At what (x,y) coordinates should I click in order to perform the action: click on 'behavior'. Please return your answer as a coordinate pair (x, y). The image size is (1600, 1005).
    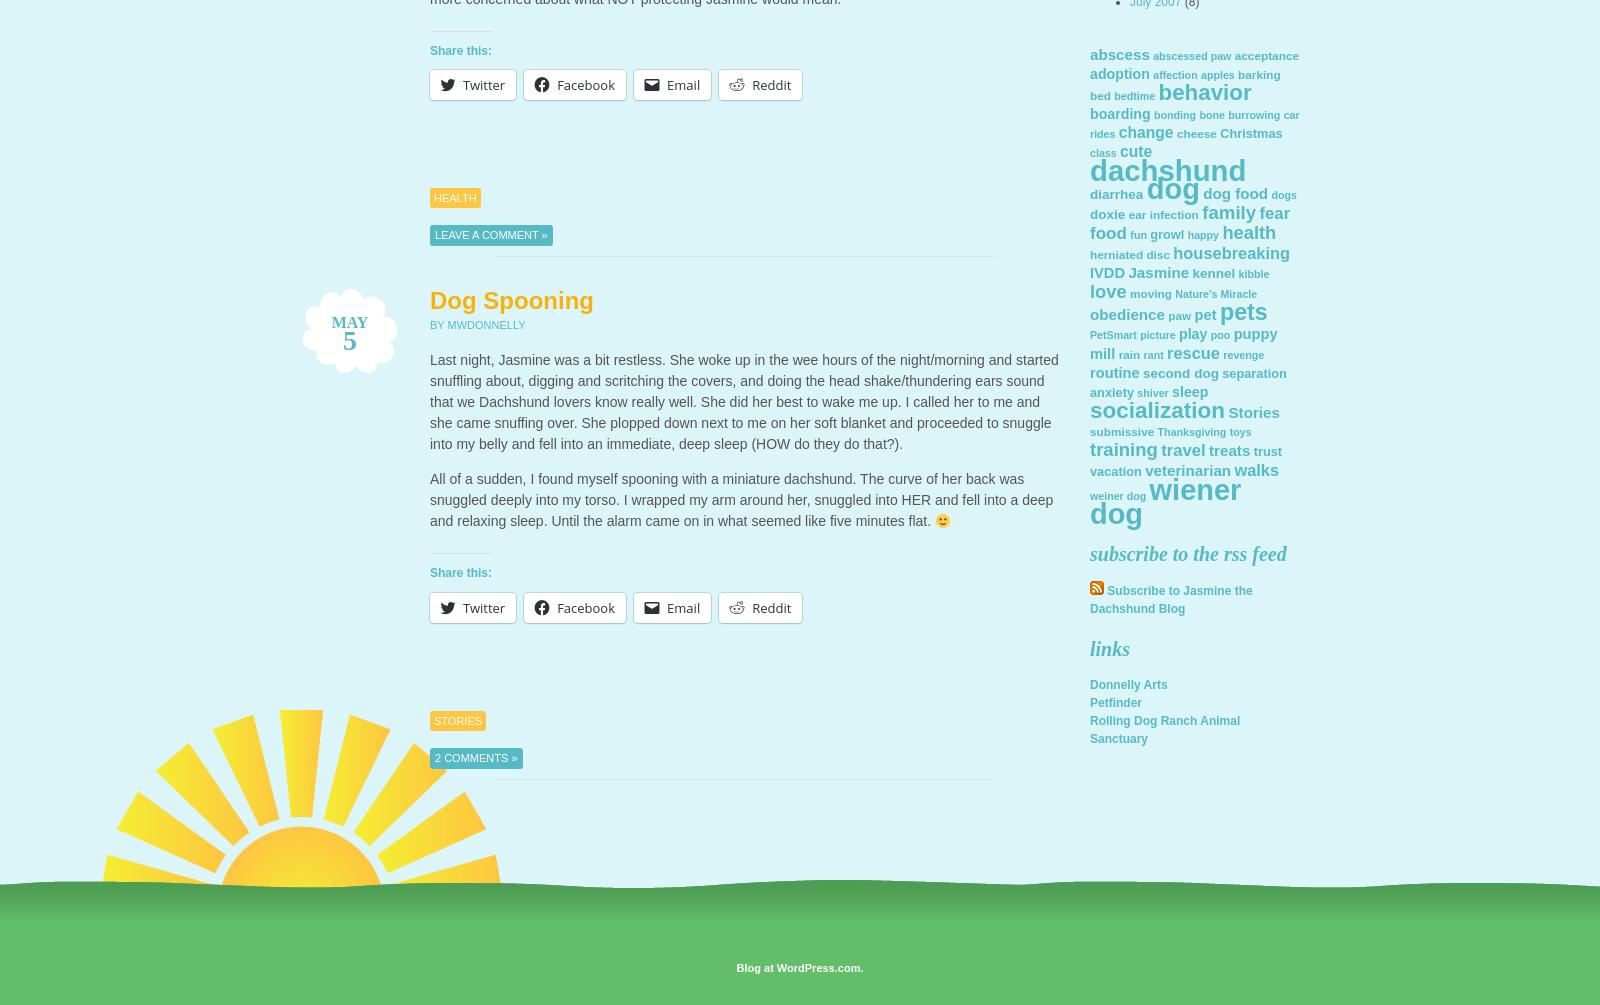
    Looking at the image, I should click on (1203, 92).